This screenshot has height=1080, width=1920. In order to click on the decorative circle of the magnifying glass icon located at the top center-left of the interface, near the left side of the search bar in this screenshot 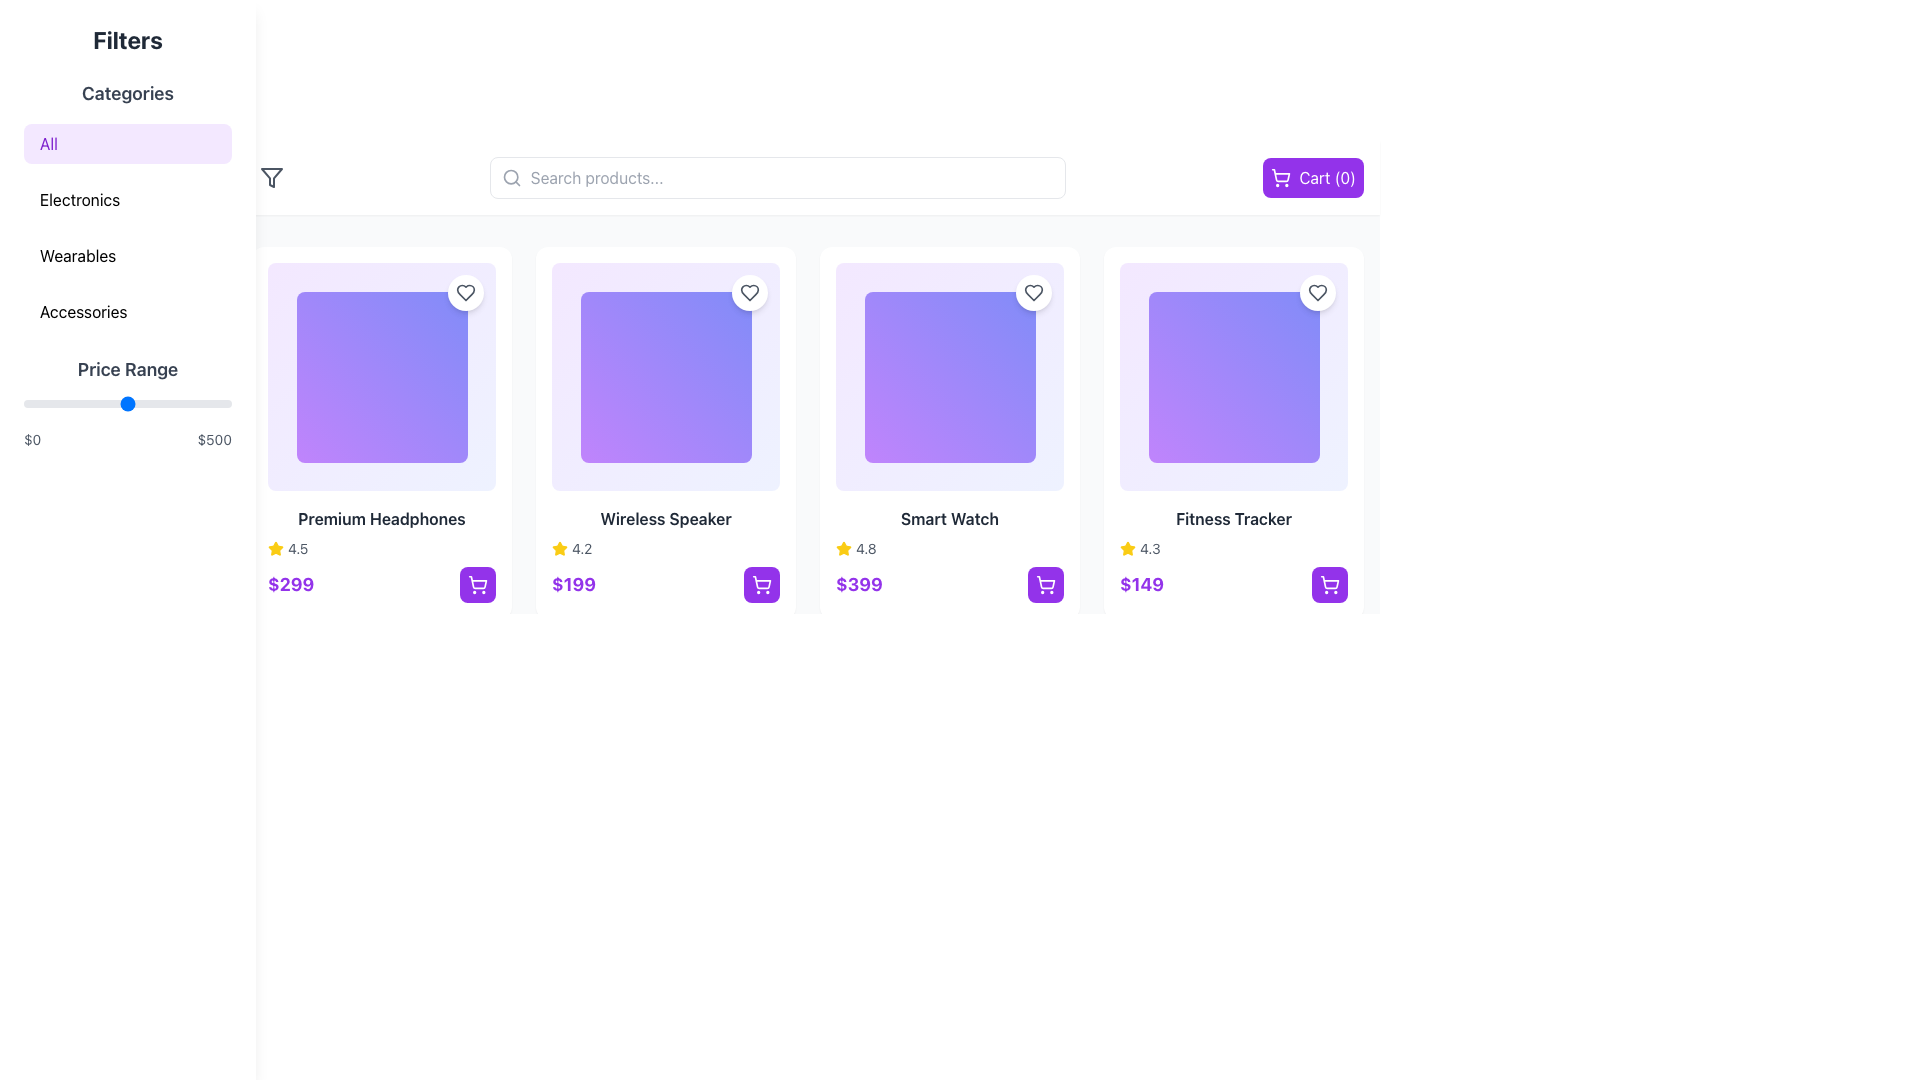, I will do `click(510, 176)`.